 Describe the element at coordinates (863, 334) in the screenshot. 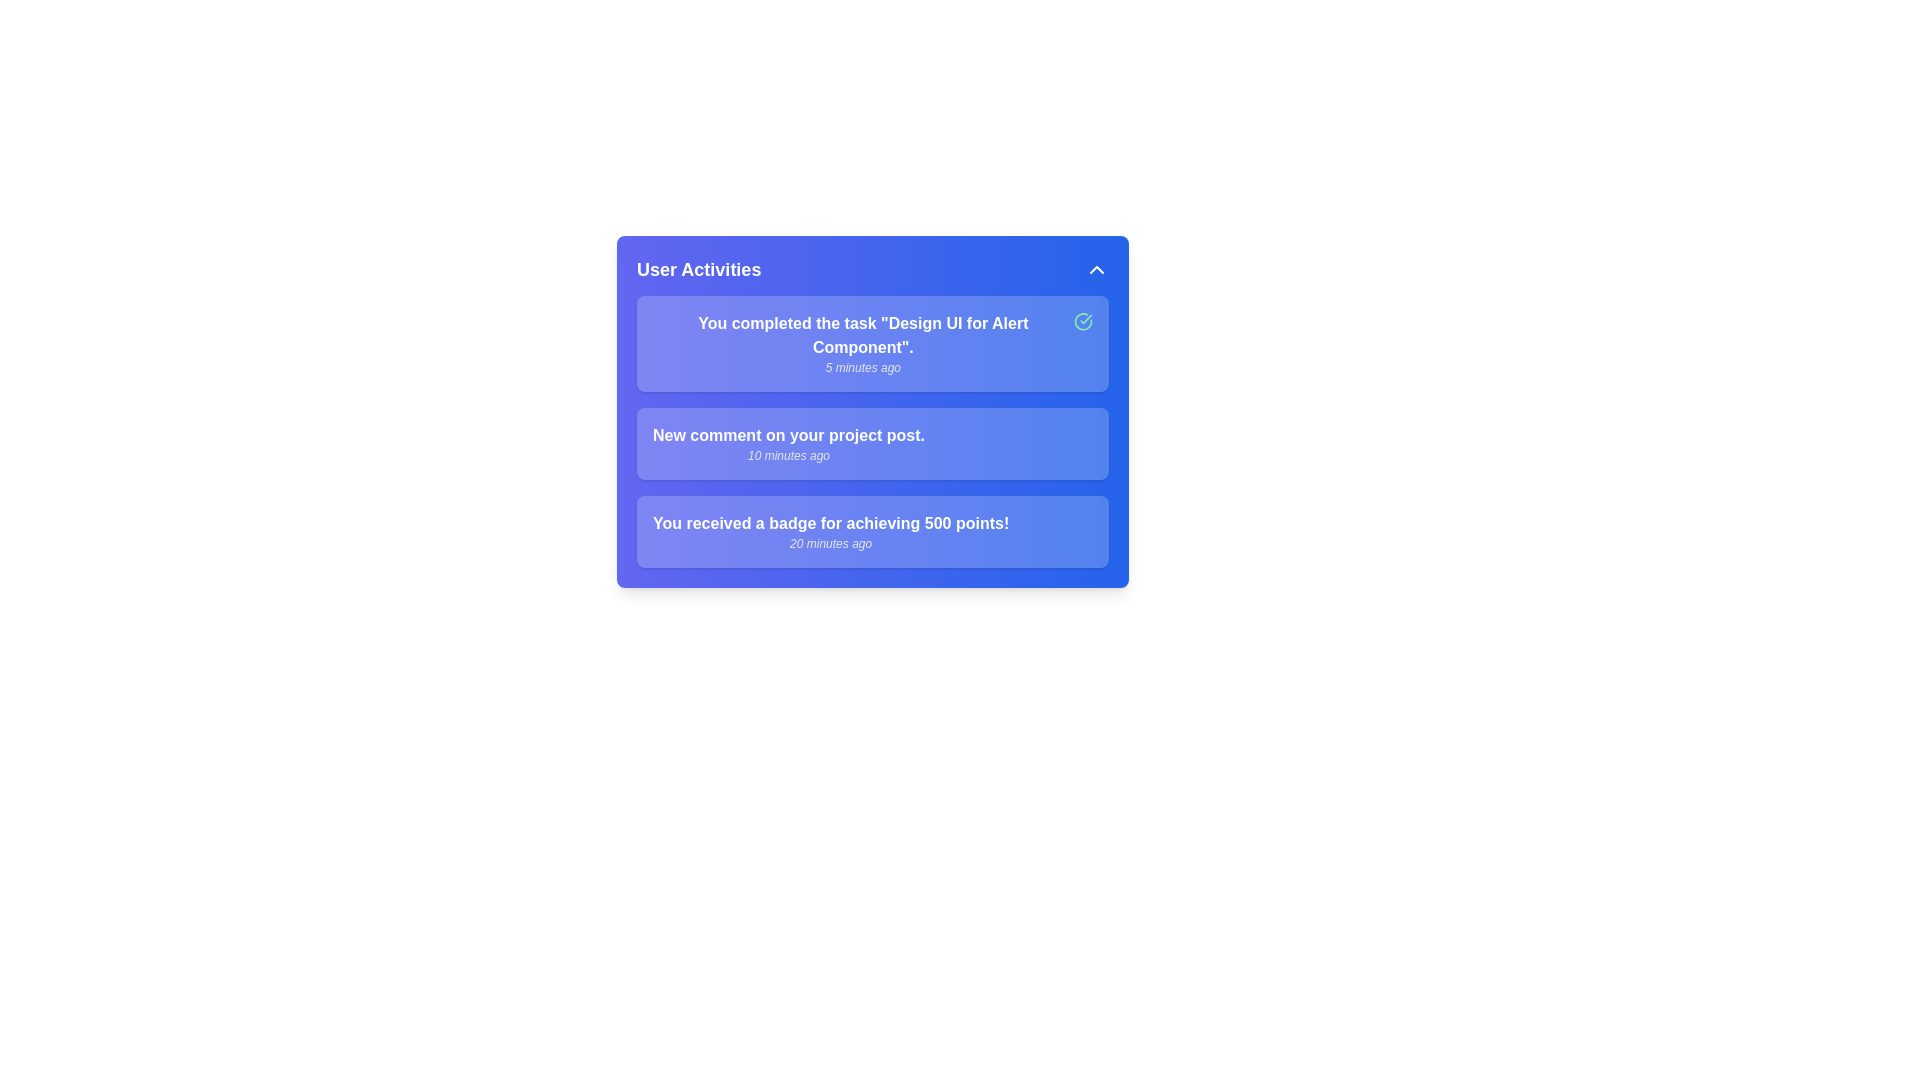

I see `the text label that displays 'You completed the task "Design UI for Alert Component".' which is styled in bold white on a gradient blue card` at that location.